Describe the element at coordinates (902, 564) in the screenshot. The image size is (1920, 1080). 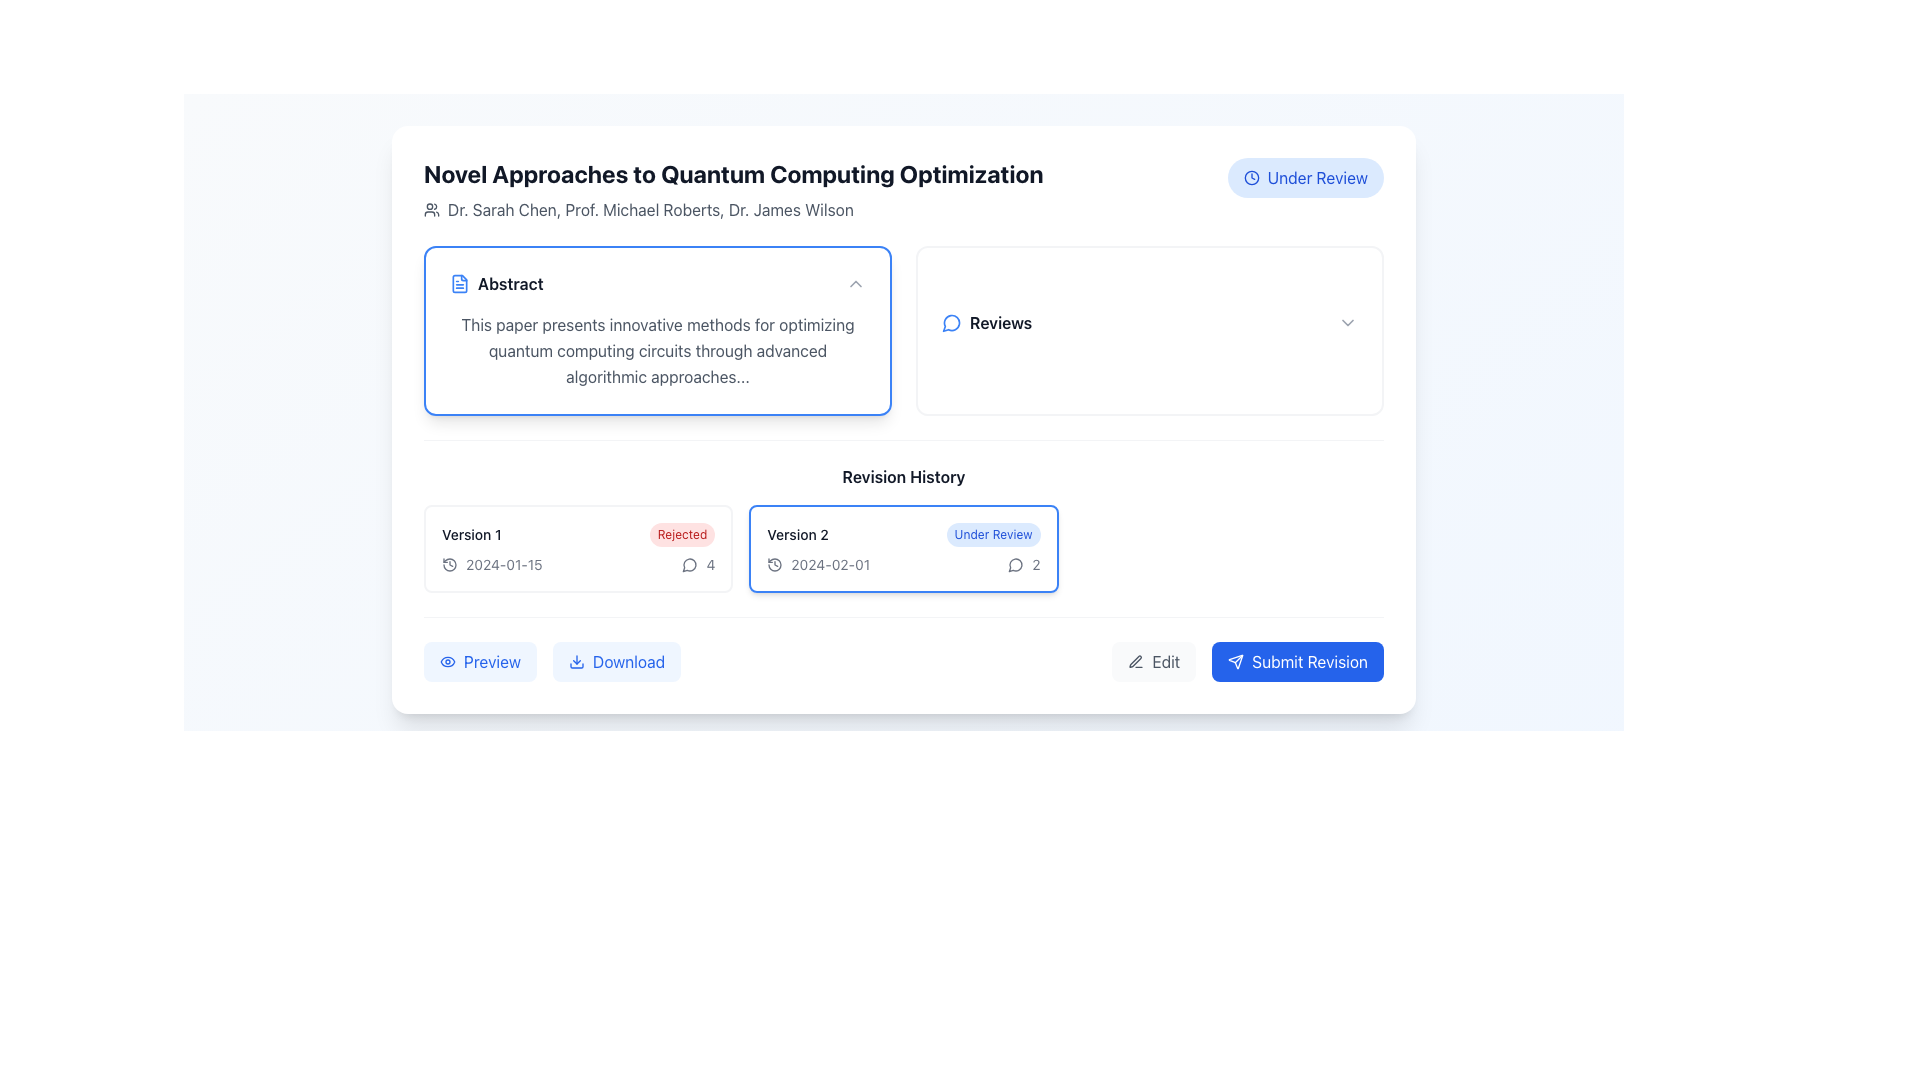
I see `the textual display component indicating a date and version number, located centrally within the 'Version 2' section under 'Revision History', below 'Under Review'` at that location.